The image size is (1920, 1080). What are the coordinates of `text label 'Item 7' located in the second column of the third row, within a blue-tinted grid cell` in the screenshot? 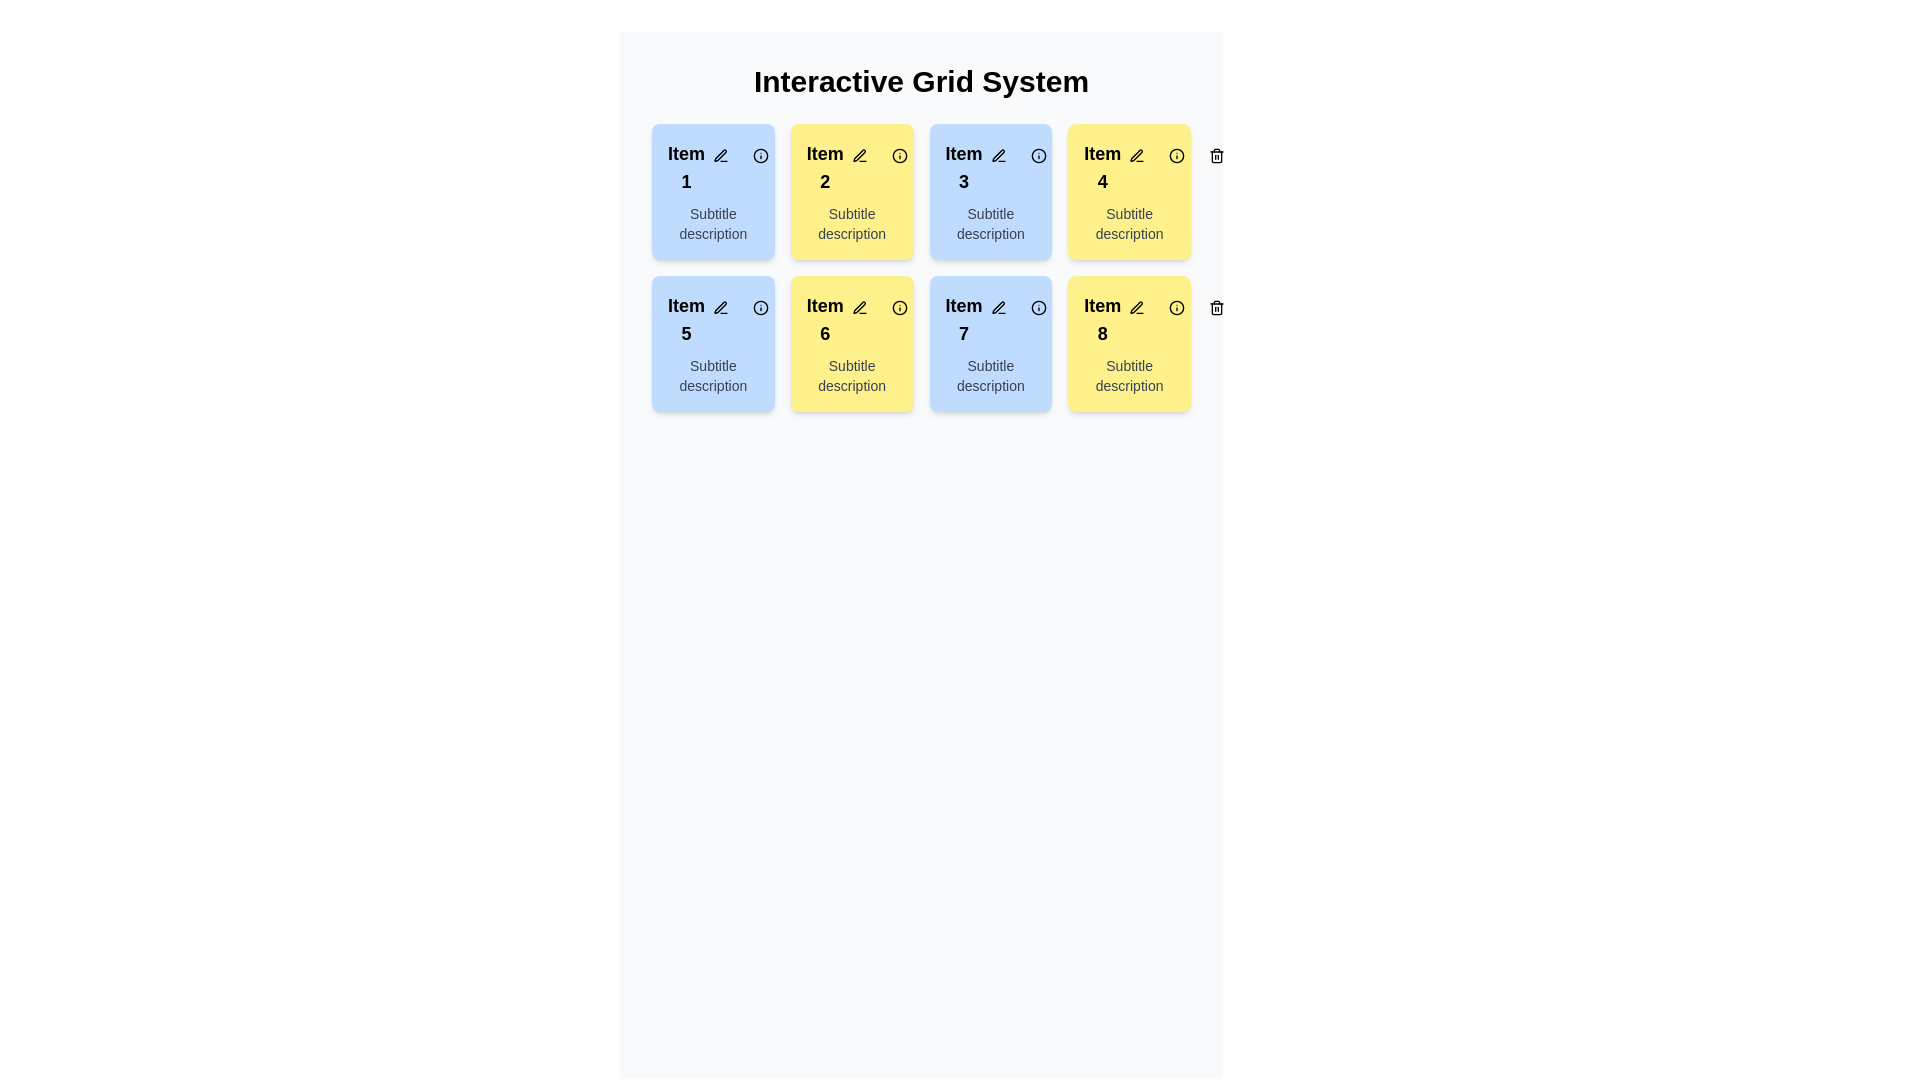 It's located at (964, 319).